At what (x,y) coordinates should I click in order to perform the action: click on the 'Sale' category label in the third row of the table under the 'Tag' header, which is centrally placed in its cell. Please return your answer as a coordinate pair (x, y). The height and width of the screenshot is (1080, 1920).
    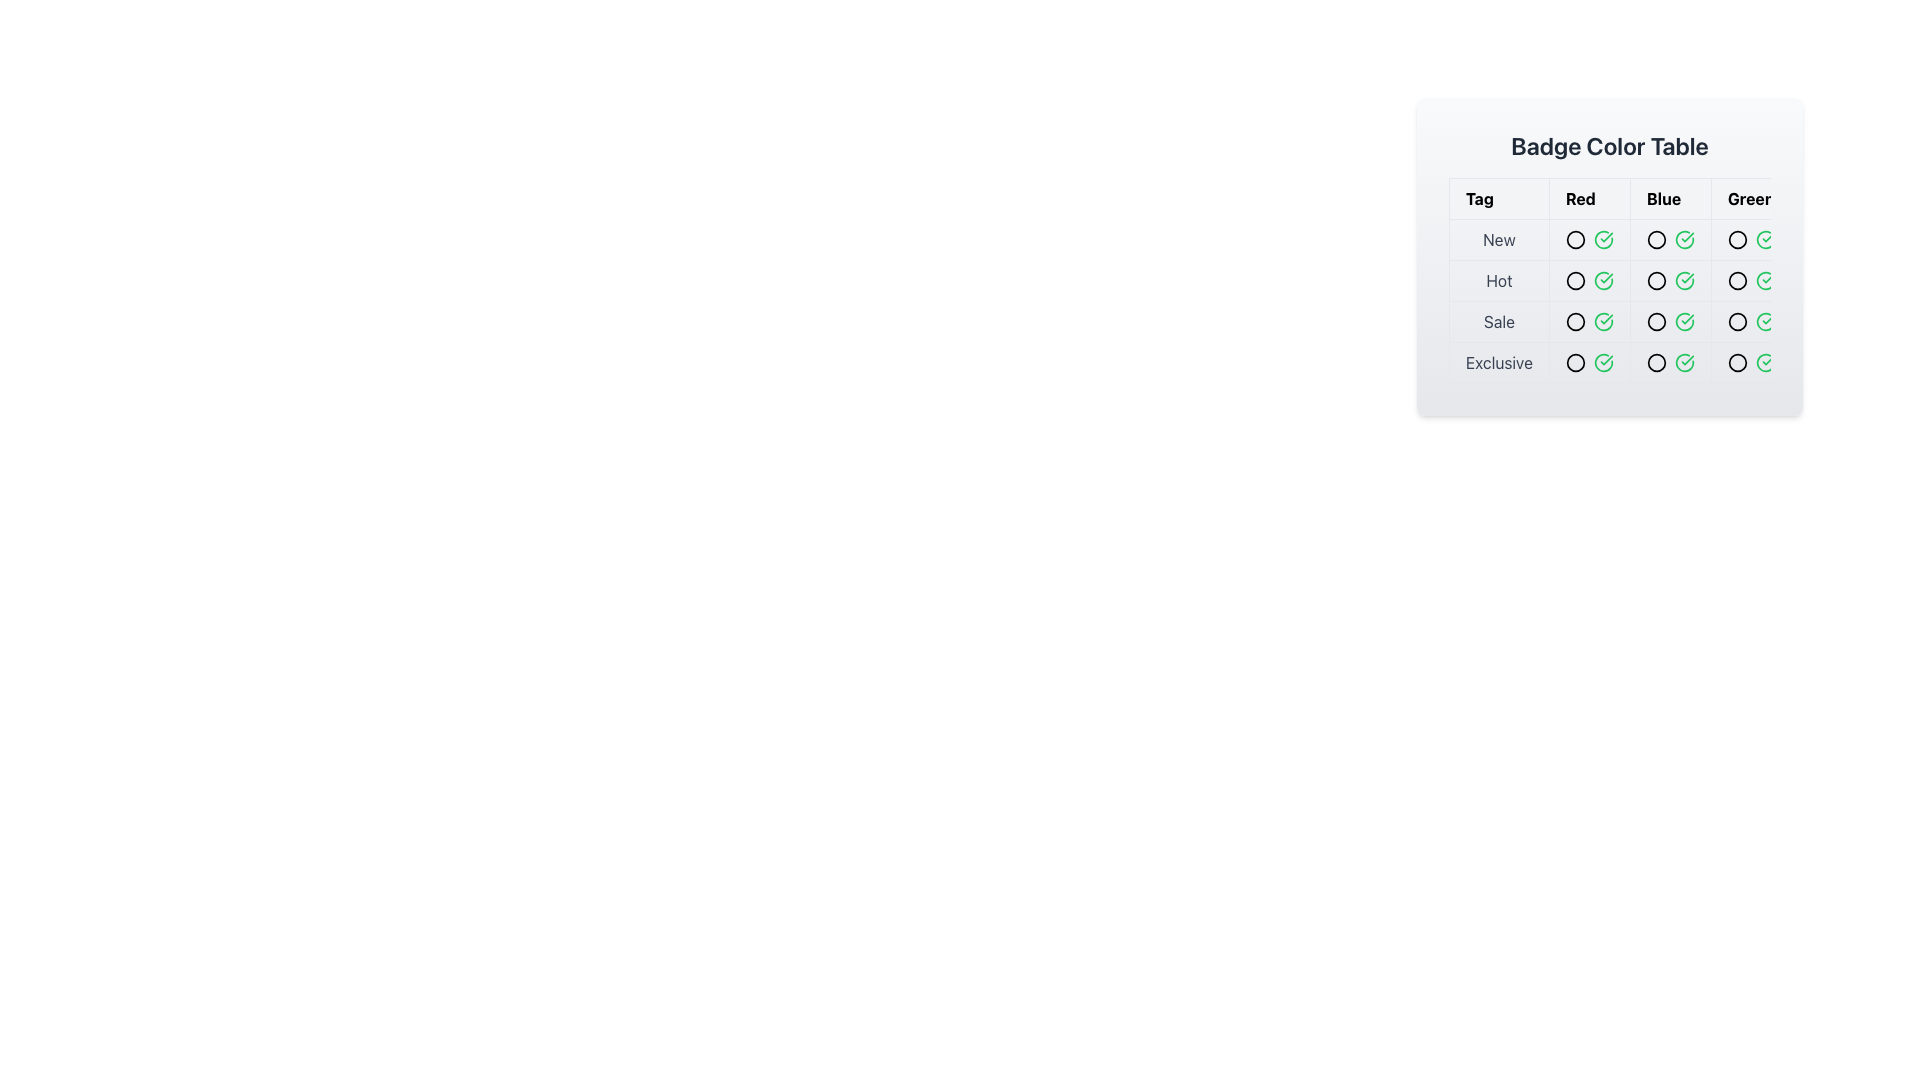
    Looking at the image, I should click on (1499, 320).